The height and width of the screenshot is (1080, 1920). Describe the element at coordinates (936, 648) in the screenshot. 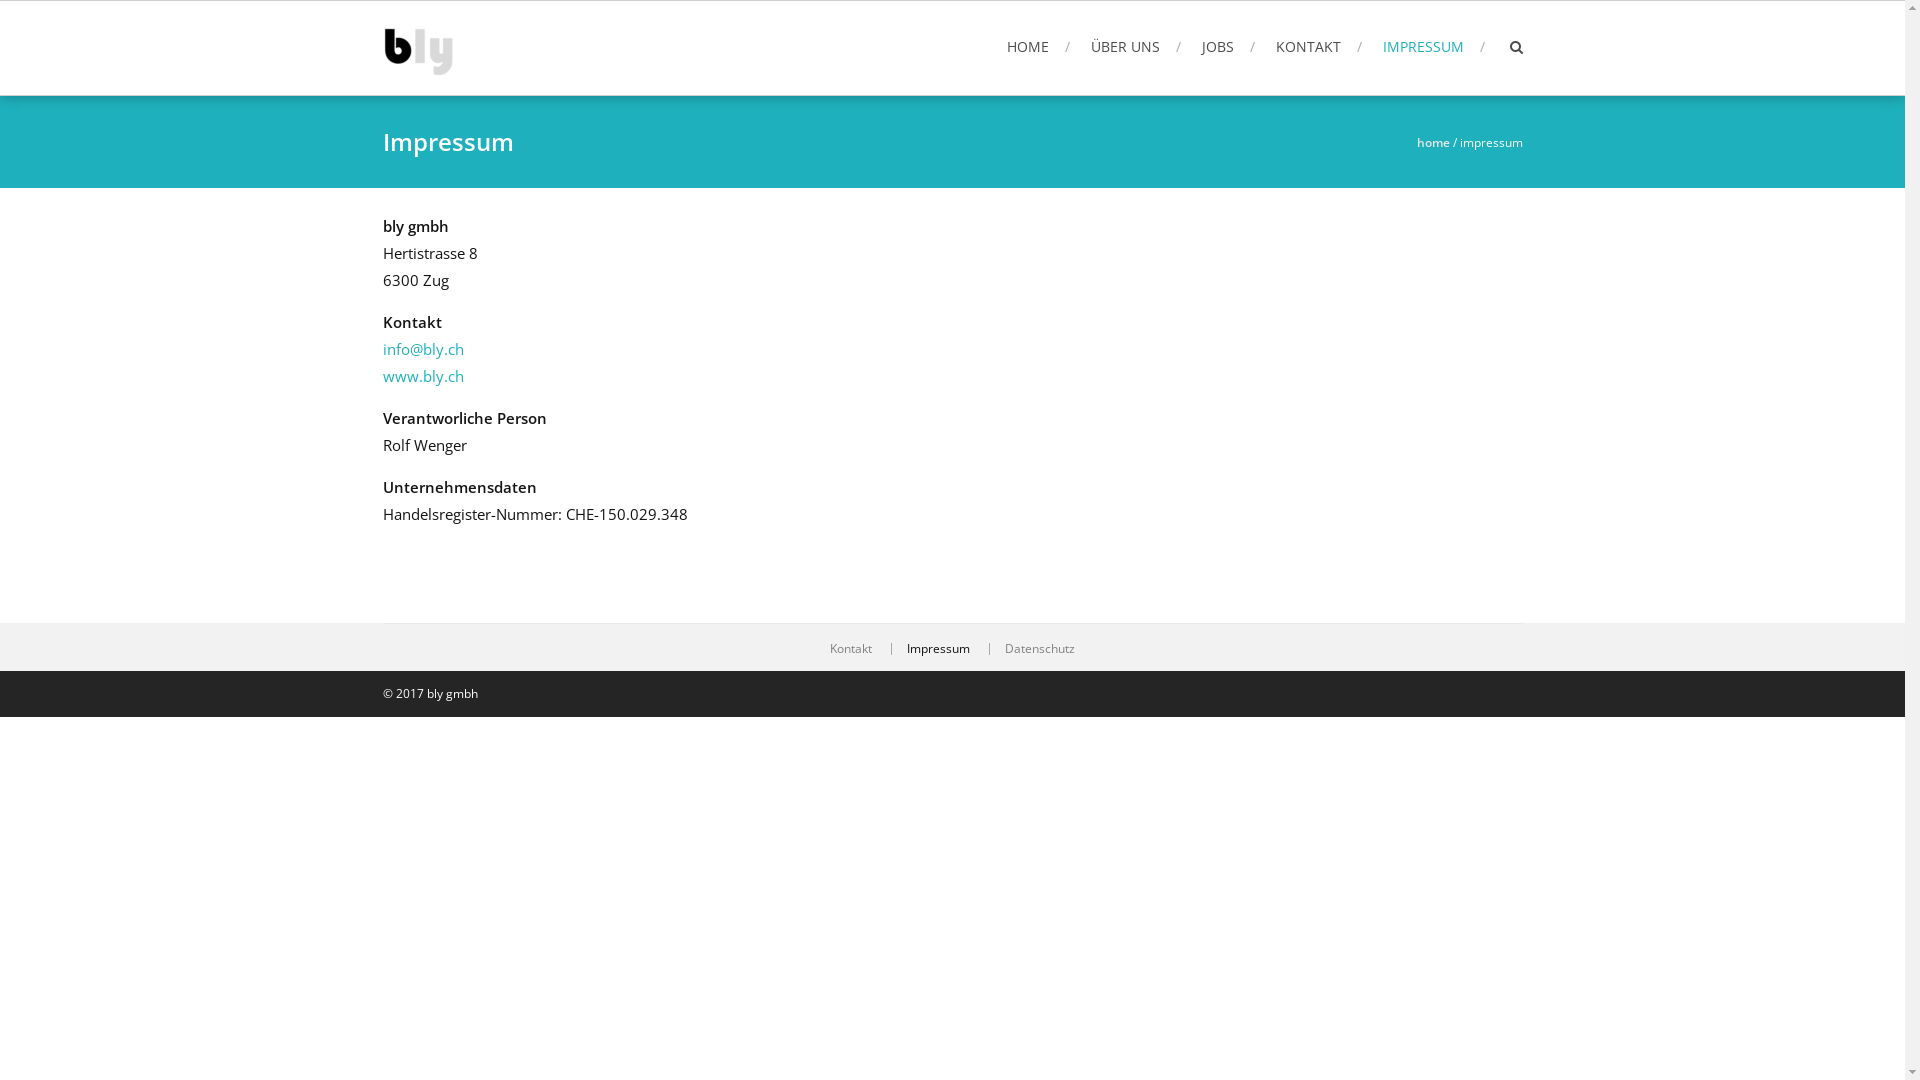

I see `'Impressum'` at that location.